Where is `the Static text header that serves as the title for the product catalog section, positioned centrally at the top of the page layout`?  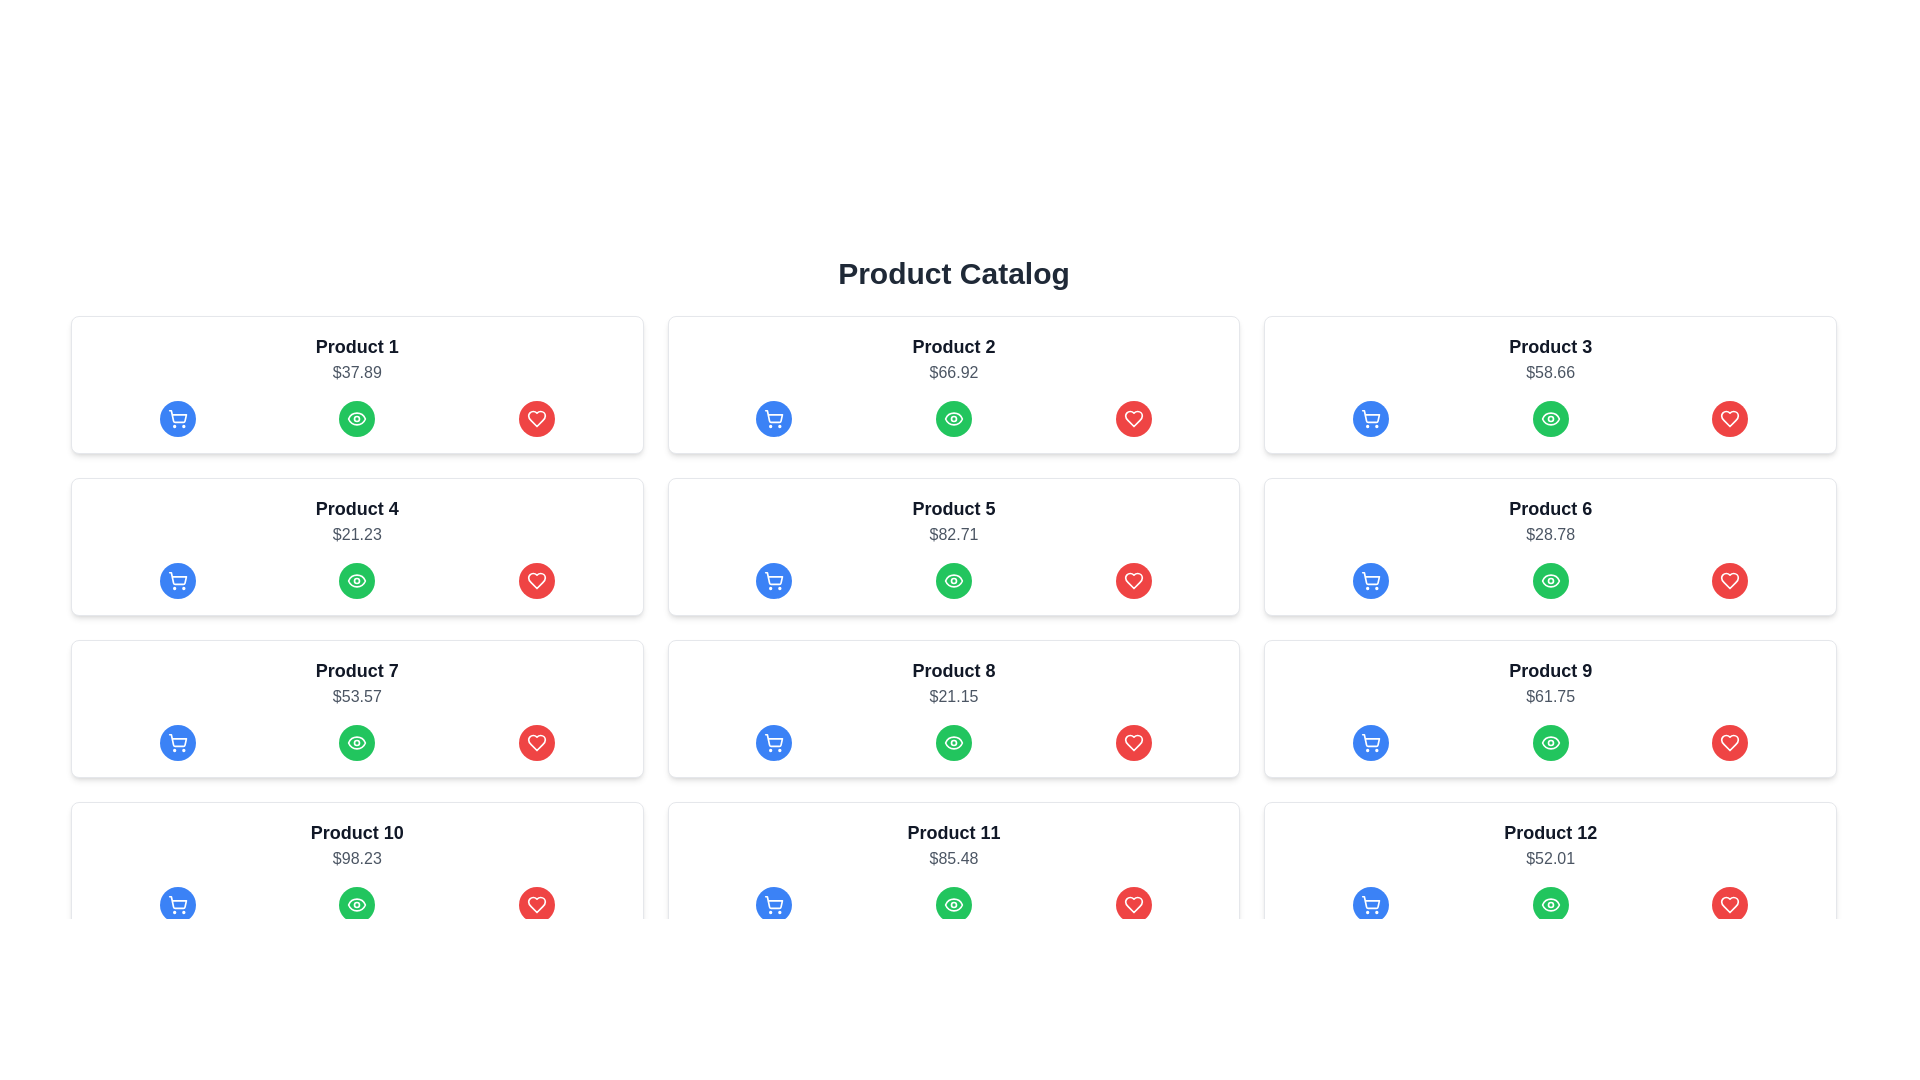
the Static text header that serves as the title for the product catalog section, positioned centrally at the top of the page layout is located at coordinates (953, 273).